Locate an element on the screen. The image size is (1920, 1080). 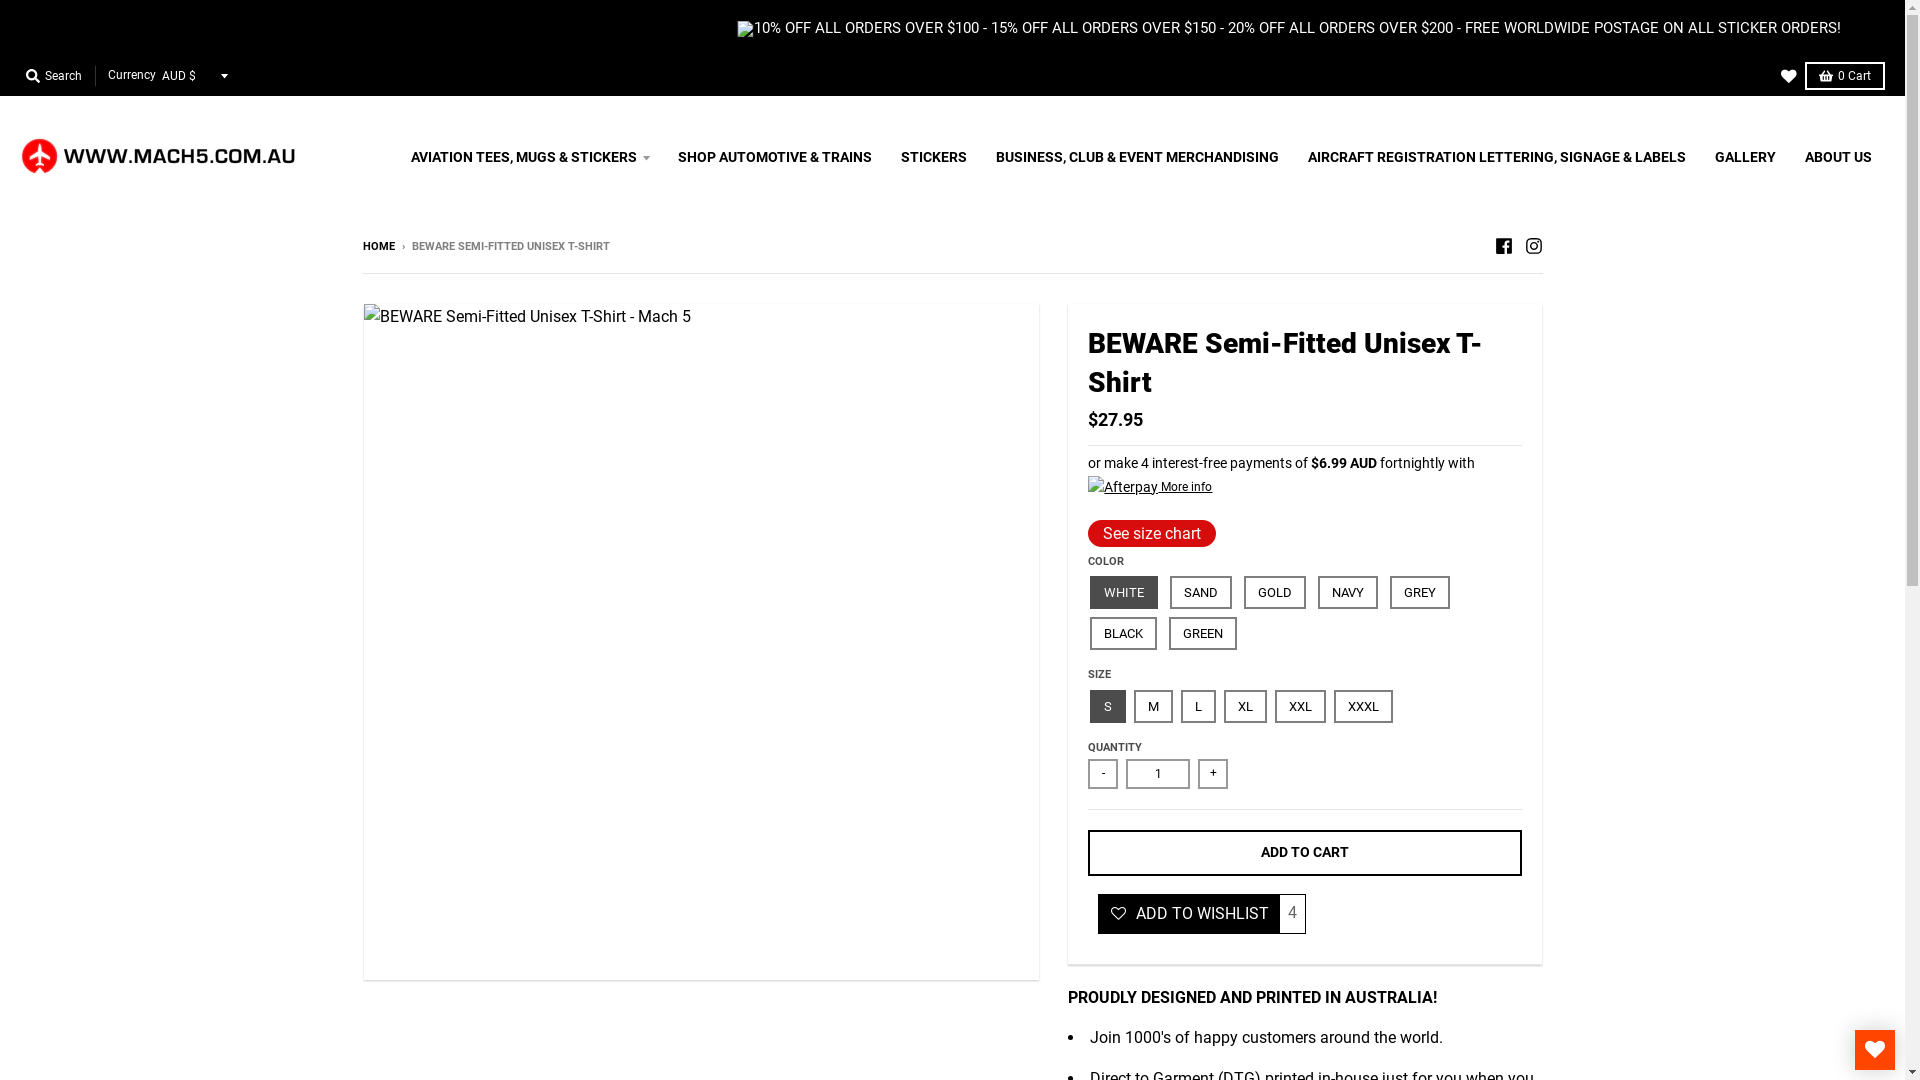
'HOME' is located at coordinates (361, 245).